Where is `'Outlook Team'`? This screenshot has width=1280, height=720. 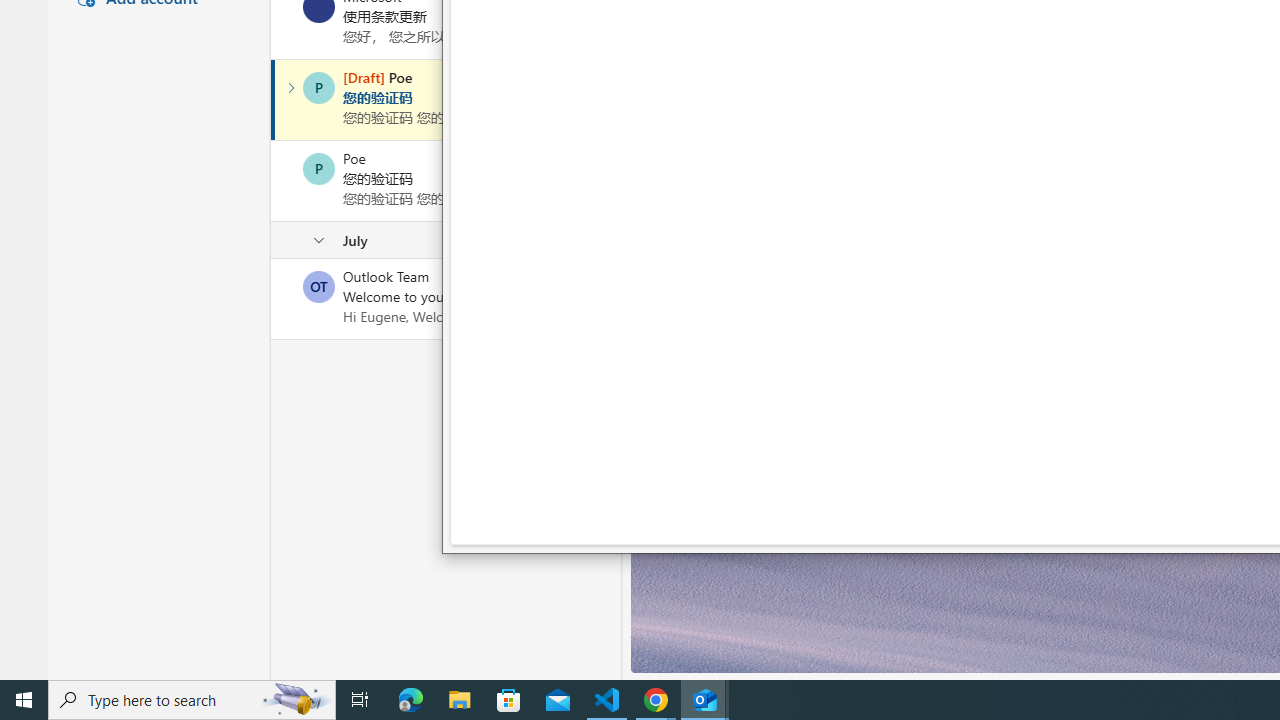 'Outlook Team' is located at coordinates (318, 286).